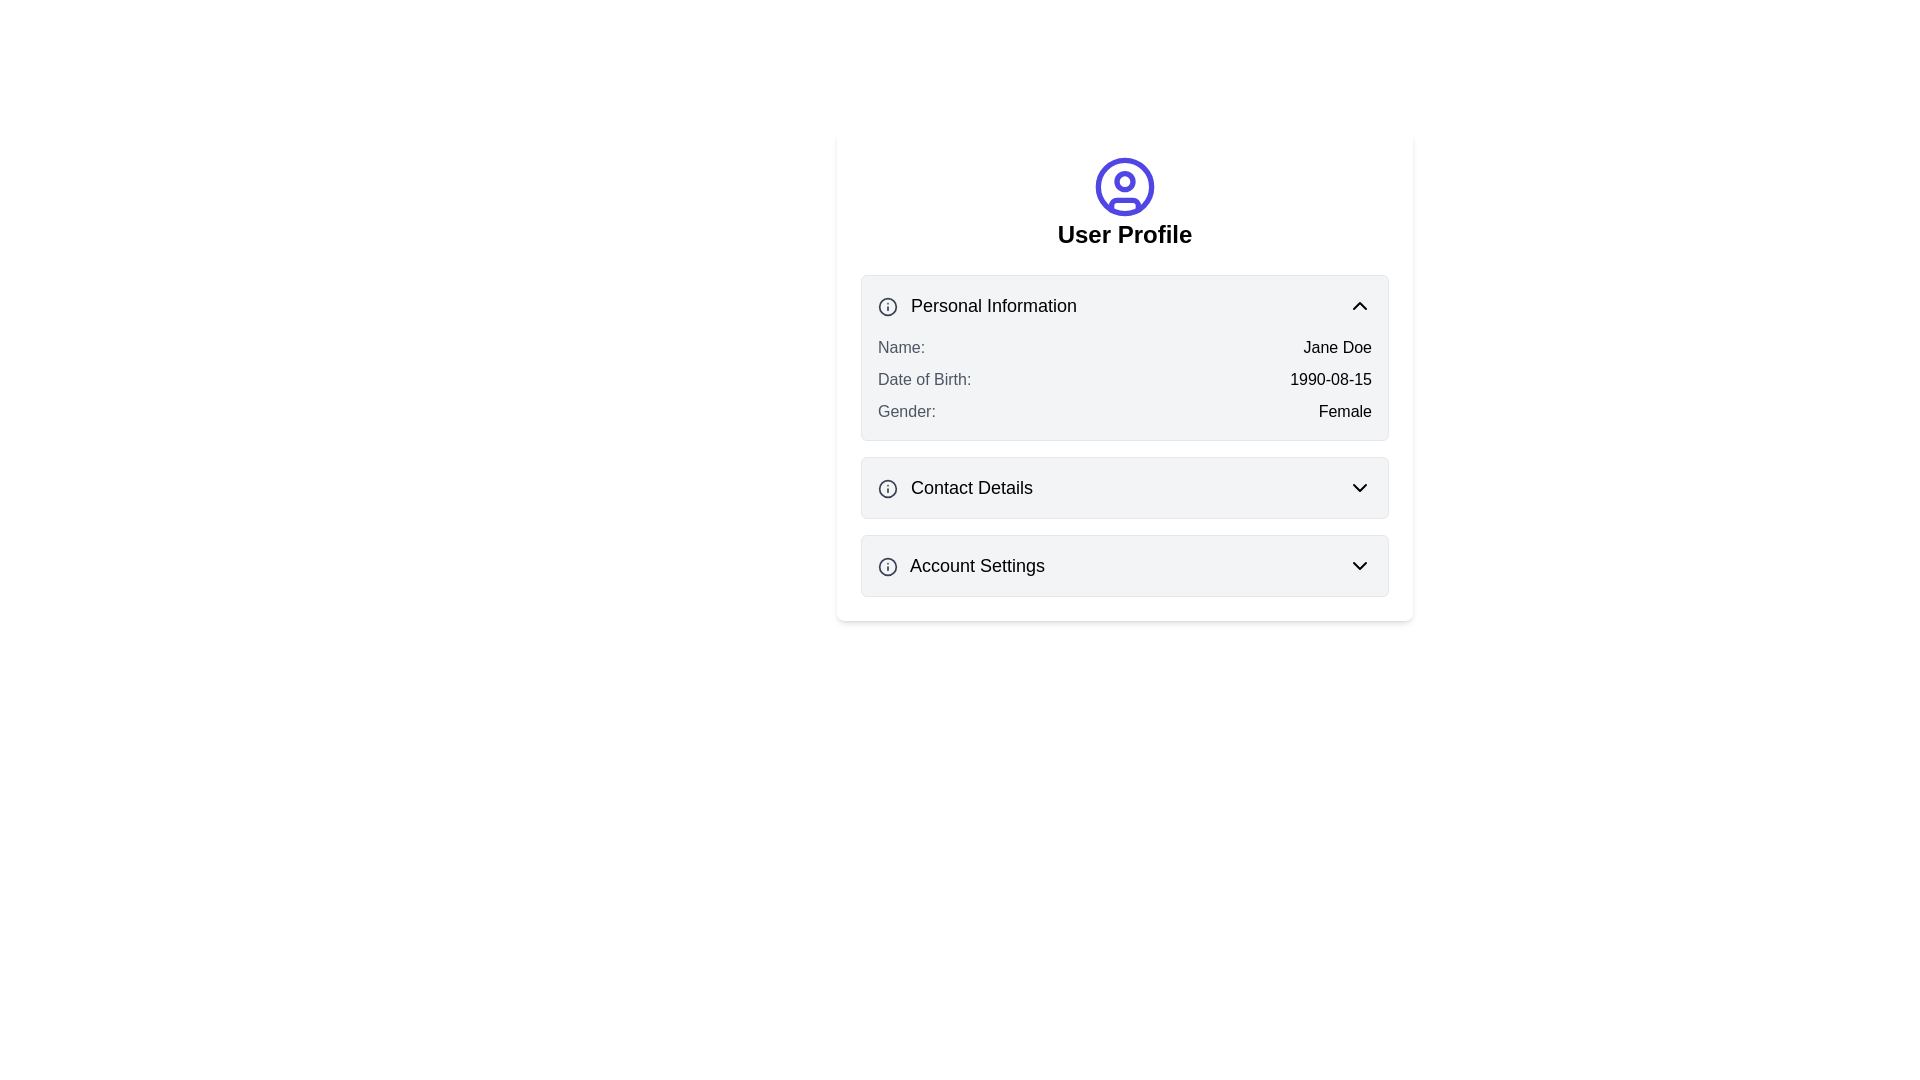 The width and height of the screenshot is (1920, 1080). Describe the element at coordinates (961, 566) in the screenshot. I see `text label displaying 'Account Settings' to understand its purpose, which is visually prominent with a larger bold font in a user profile interface` at that location.